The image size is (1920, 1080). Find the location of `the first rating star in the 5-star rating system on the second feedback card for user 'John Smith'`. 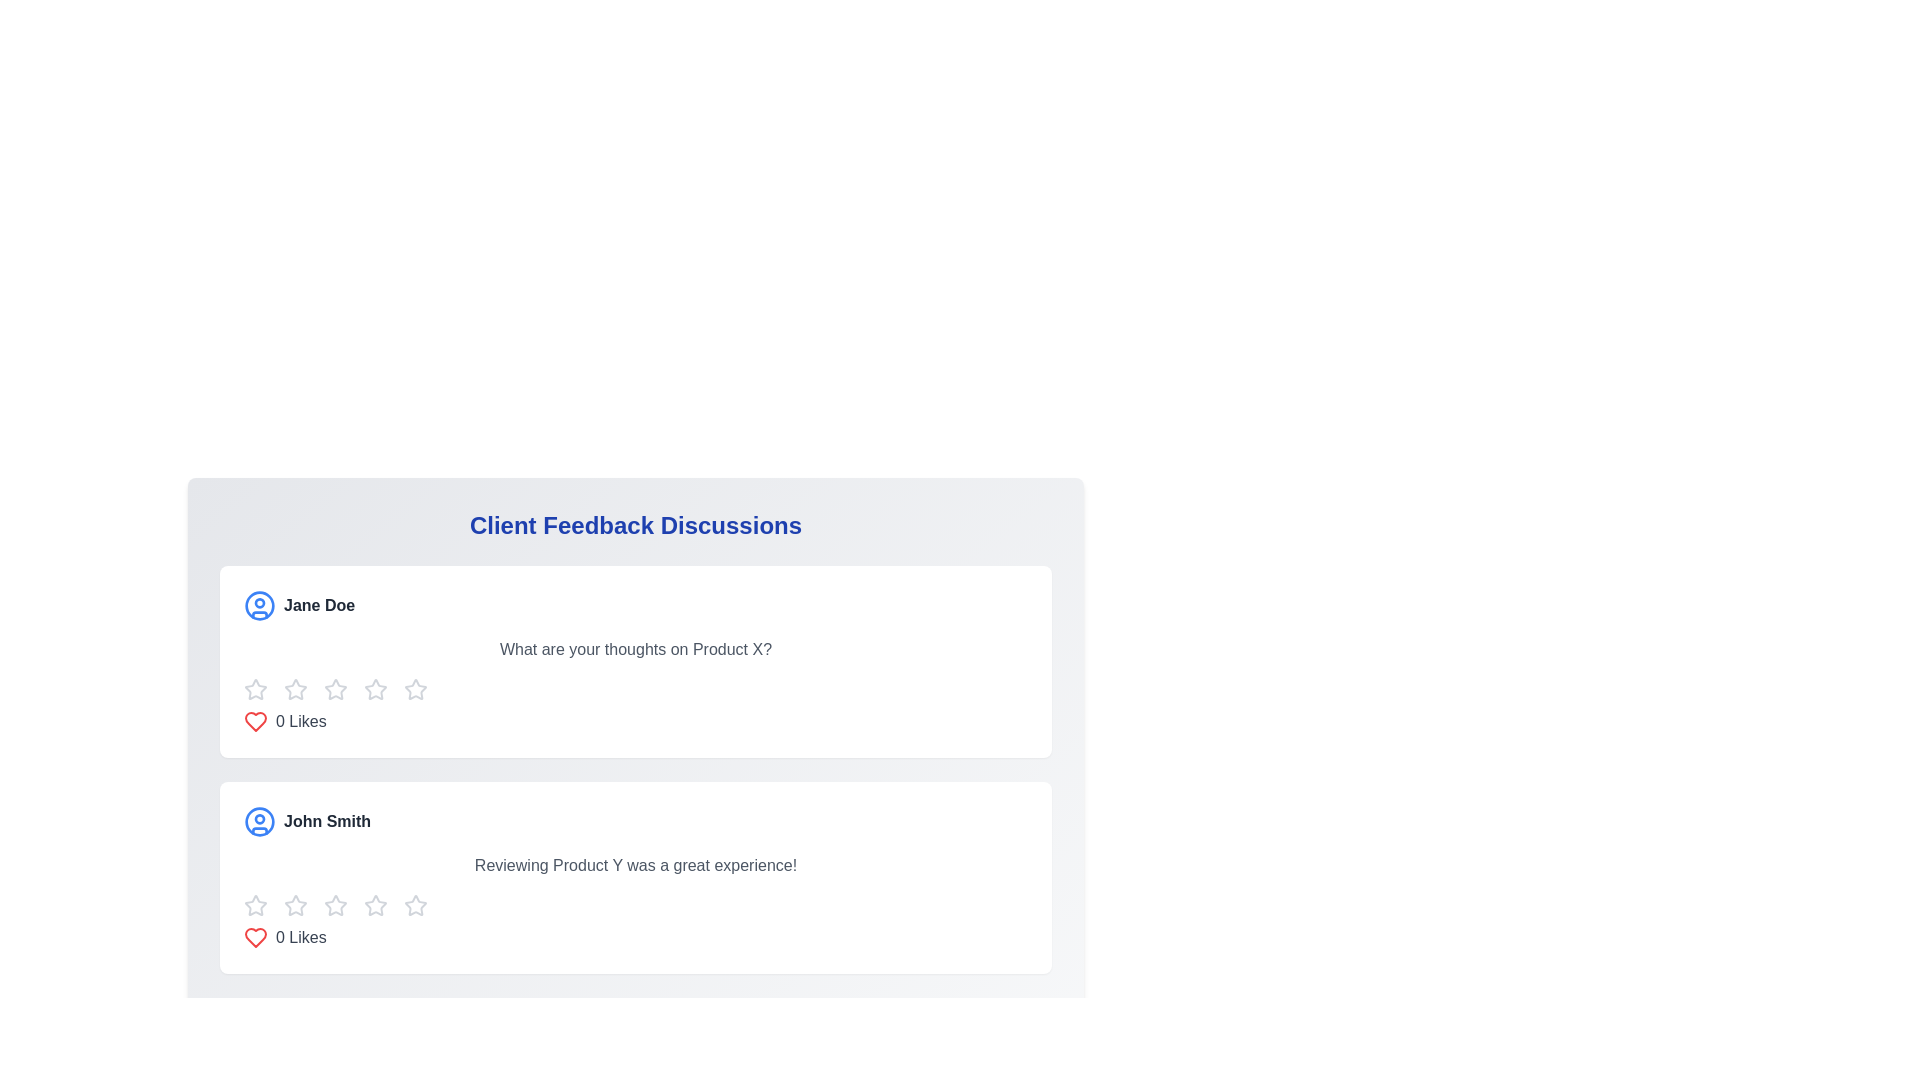

the first rating star in the 5-star rating system on the second feedback card for user 'John Smith' is located at coordinates (254, 905).